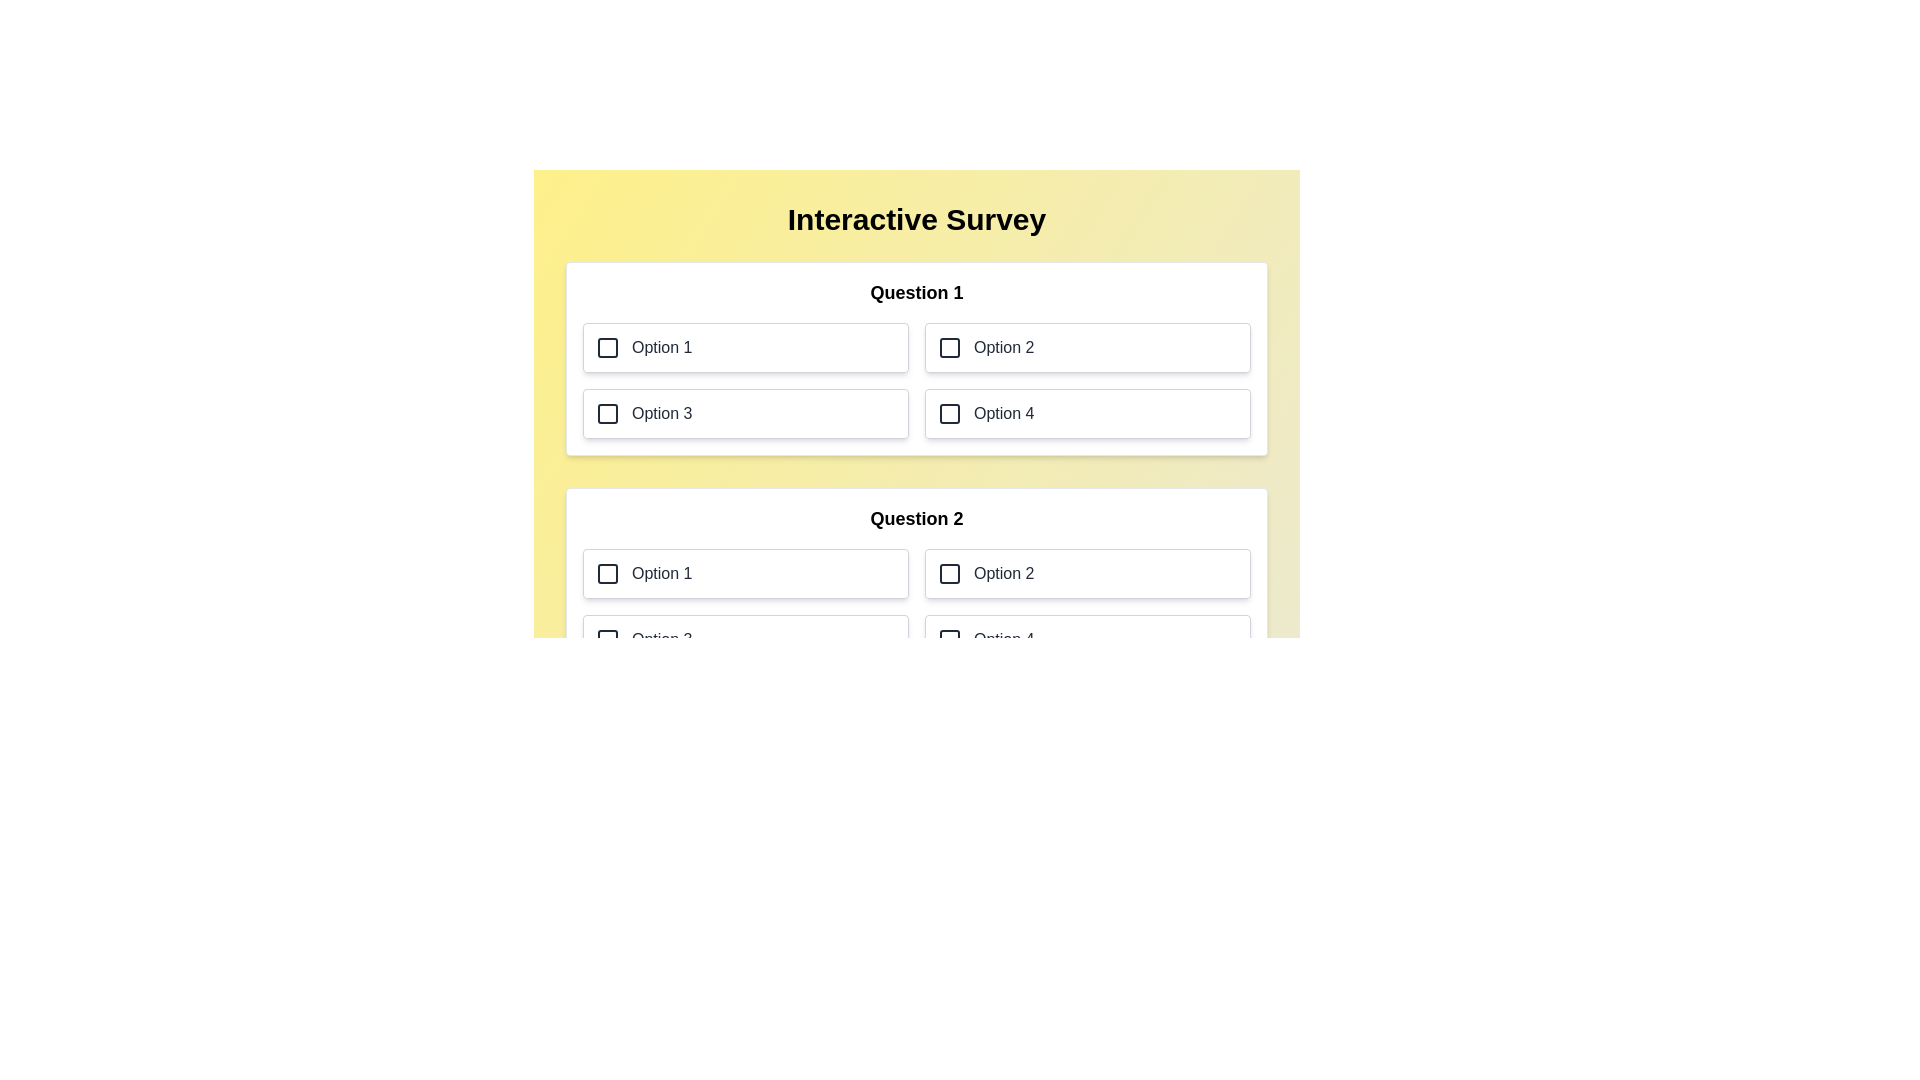 The image size is (1920, 1080). What do you see at coordinates (744, 412) in the screenshot?
I see `the option 3 for question 1` at bounding box center [744, 412].